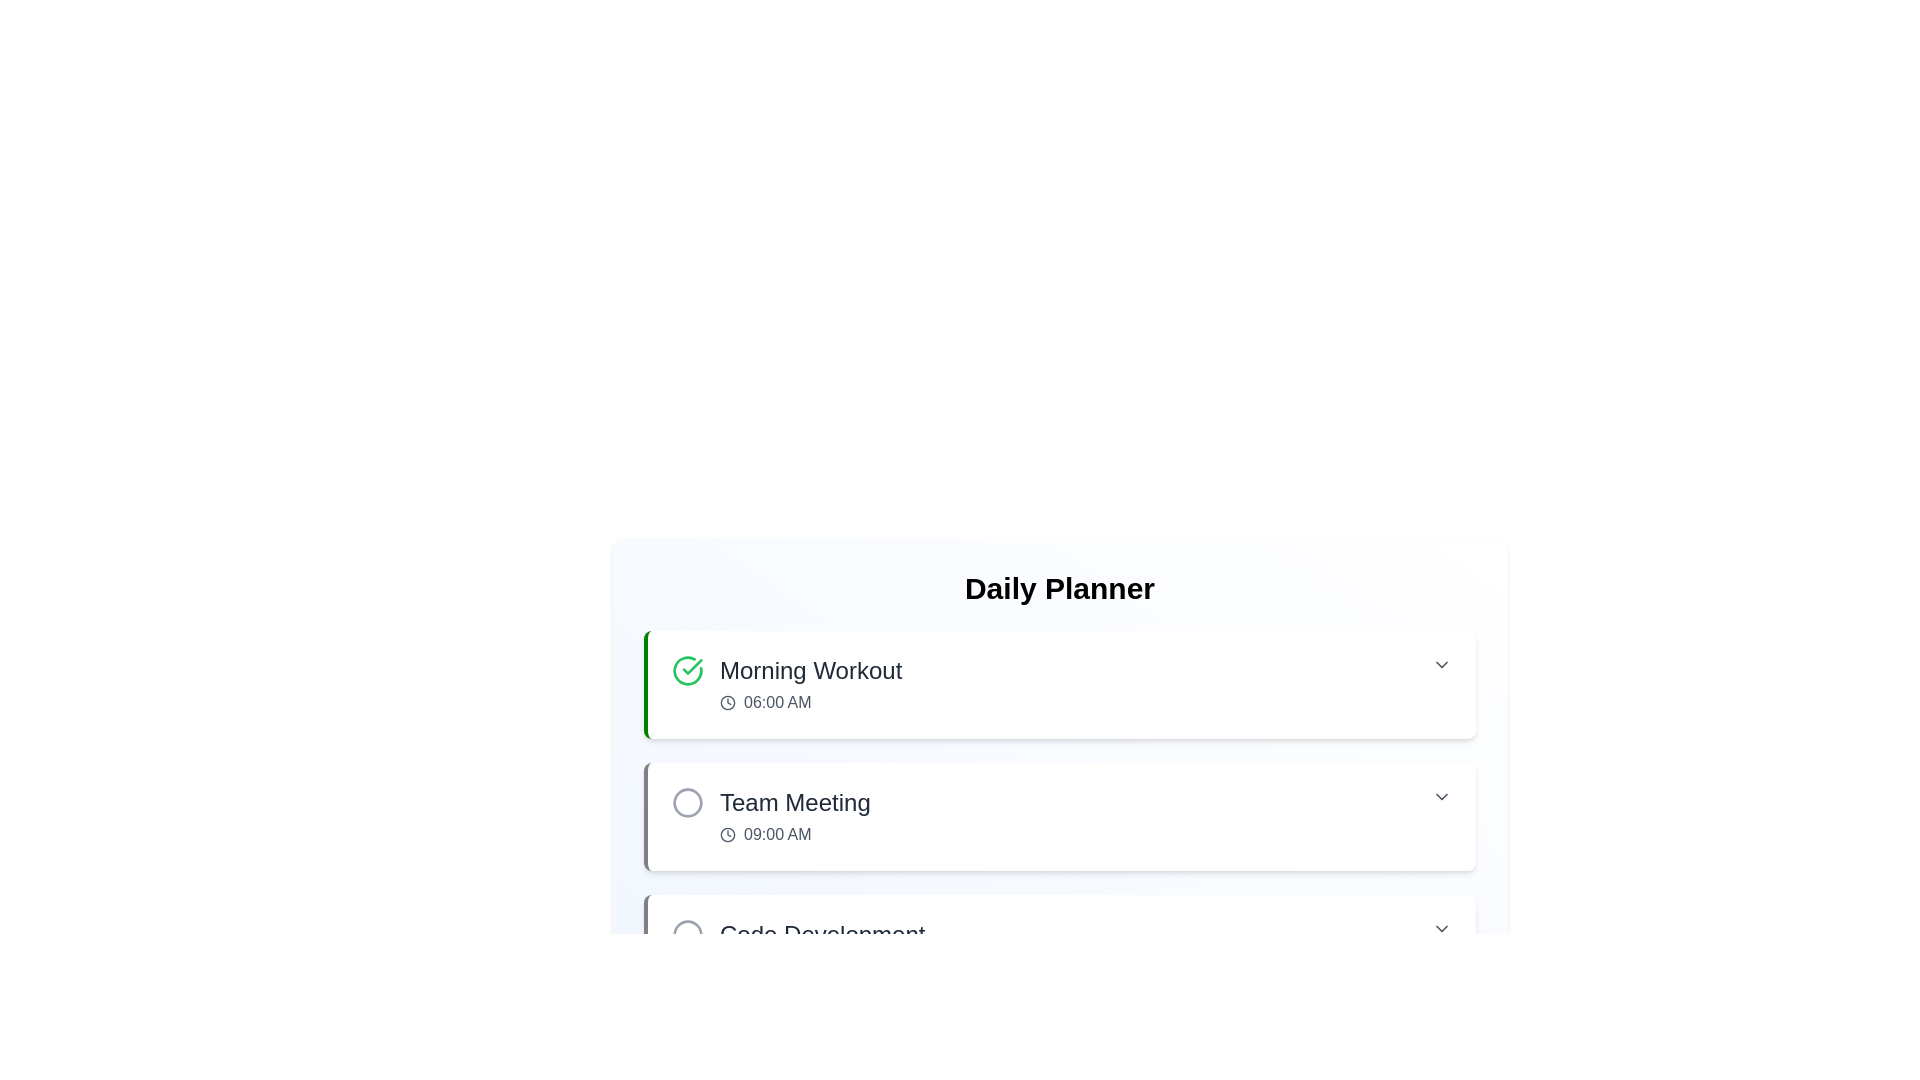  I want to click on the timing indicator icon located to the left of the '09:00 AM' time text in the 'Team Meeting' schedule row, which visually represents timing-related details, so click(727, 834).